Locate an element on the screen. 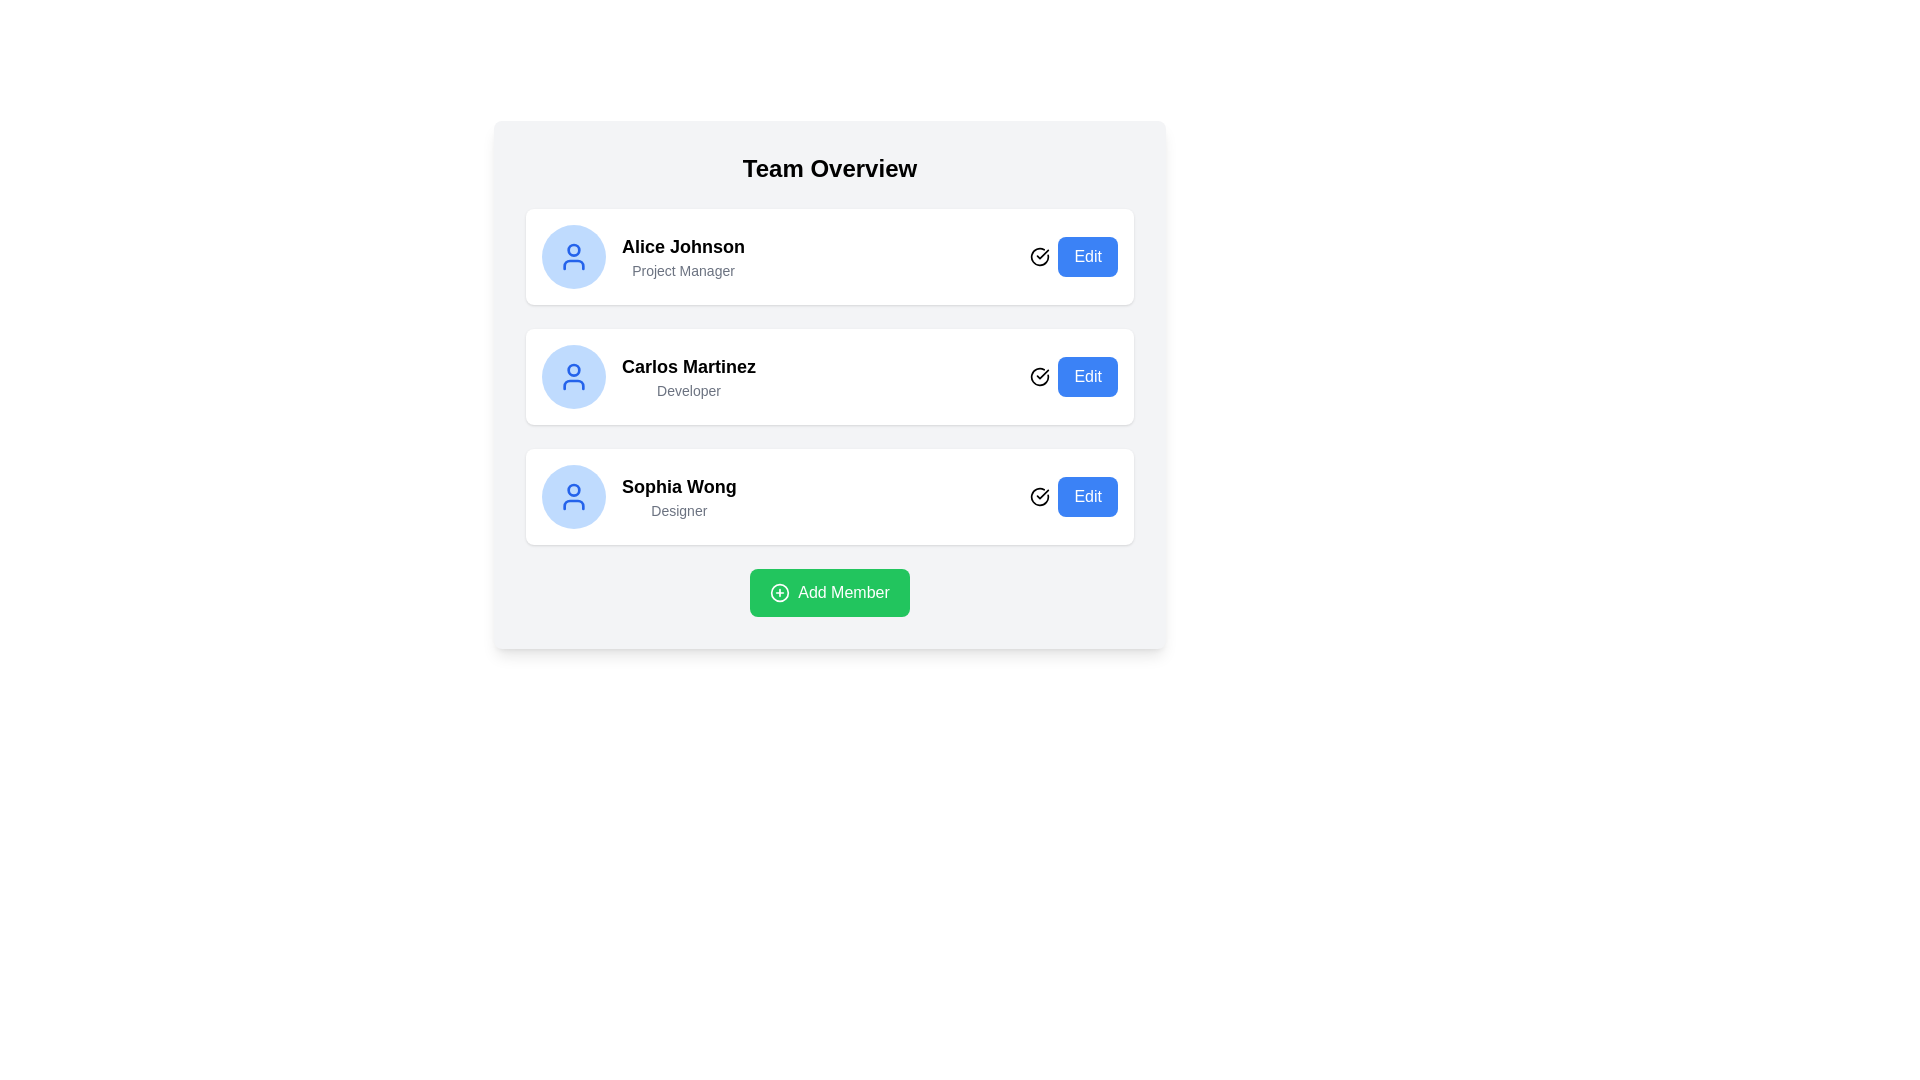 The width and height of the screenshot is (1920, 1080). the Avatar Image, which is a circular component with a light blue background and a user silhouette icon in darker blue, located adjacent to the text 'Sophia Wong' and 'Designer' is located at coordinates (573, 496).